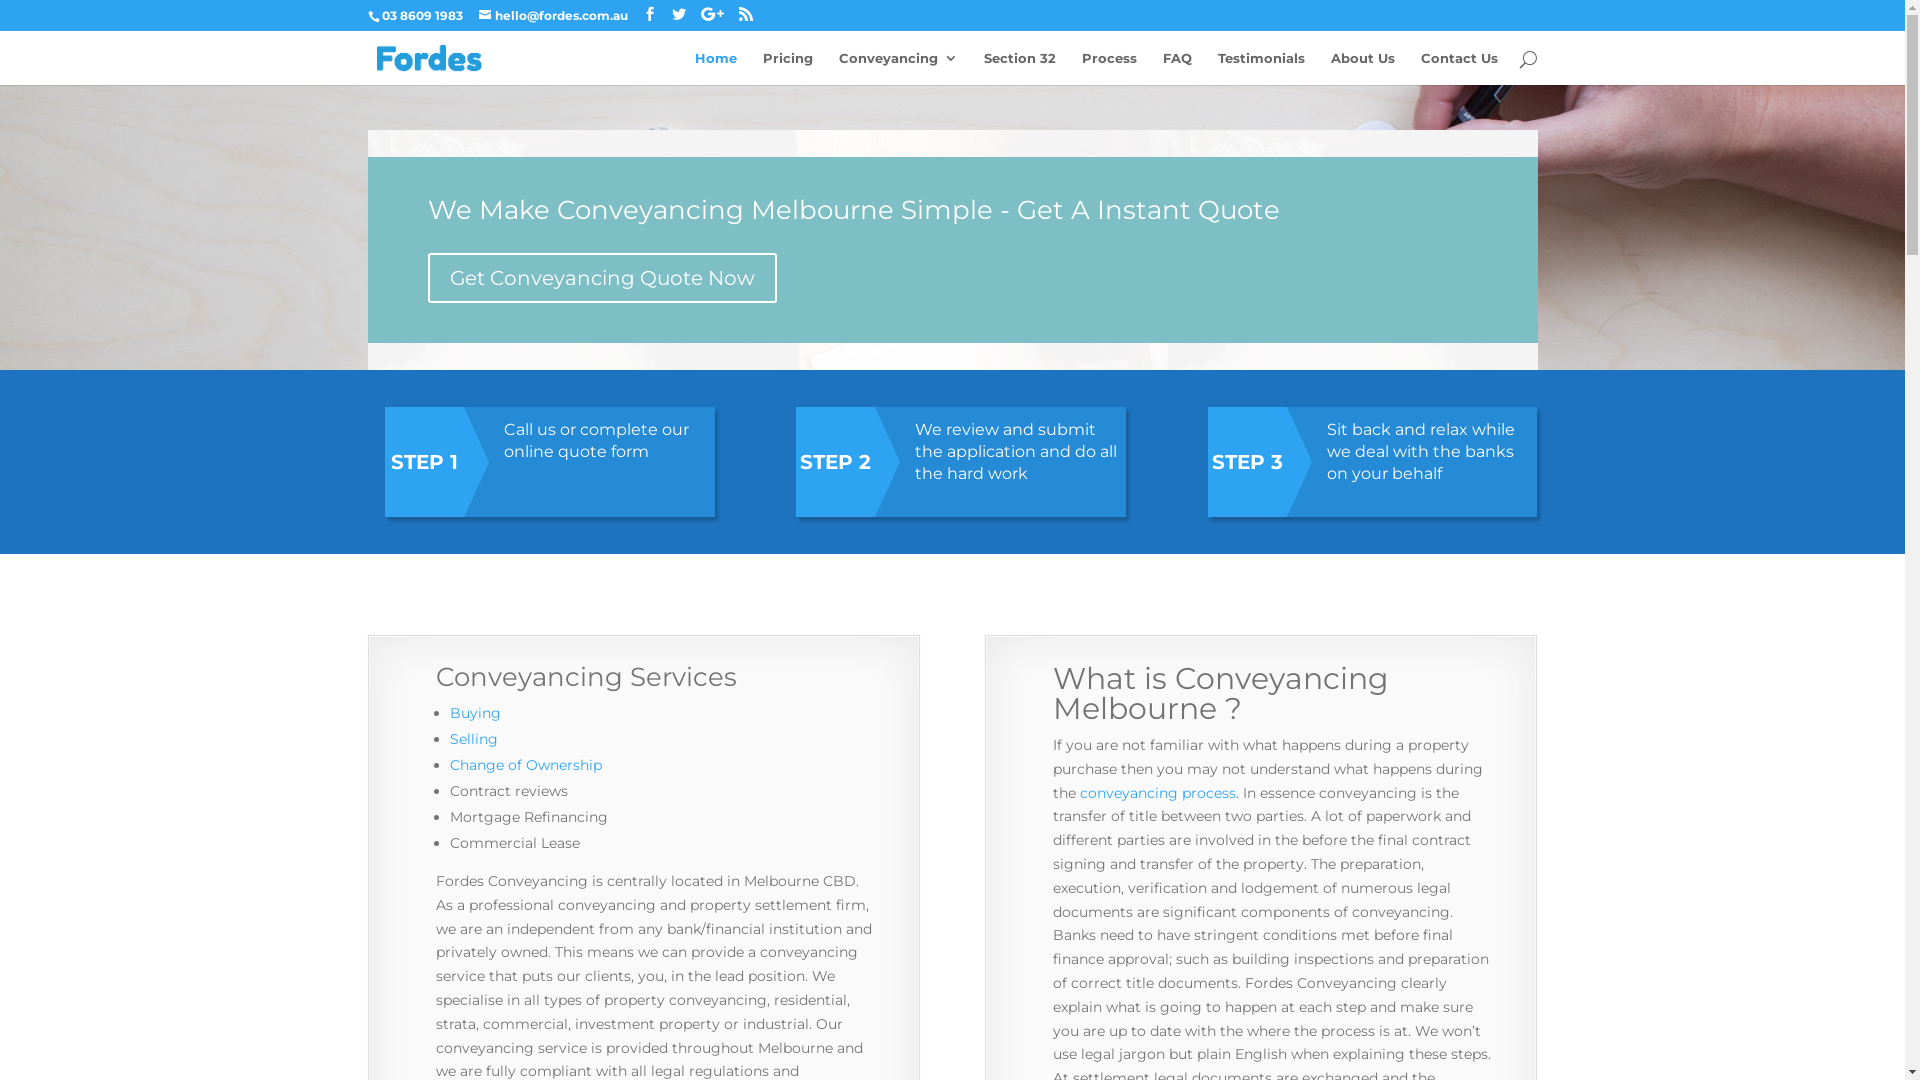 Image resolution: width=1920 pixels, height=1080 pixels. What do you see at coordinates (601, 277) in the screenshot?
I see `'Get Conveyancing Quote Now'` at bounding box center [601, 277].